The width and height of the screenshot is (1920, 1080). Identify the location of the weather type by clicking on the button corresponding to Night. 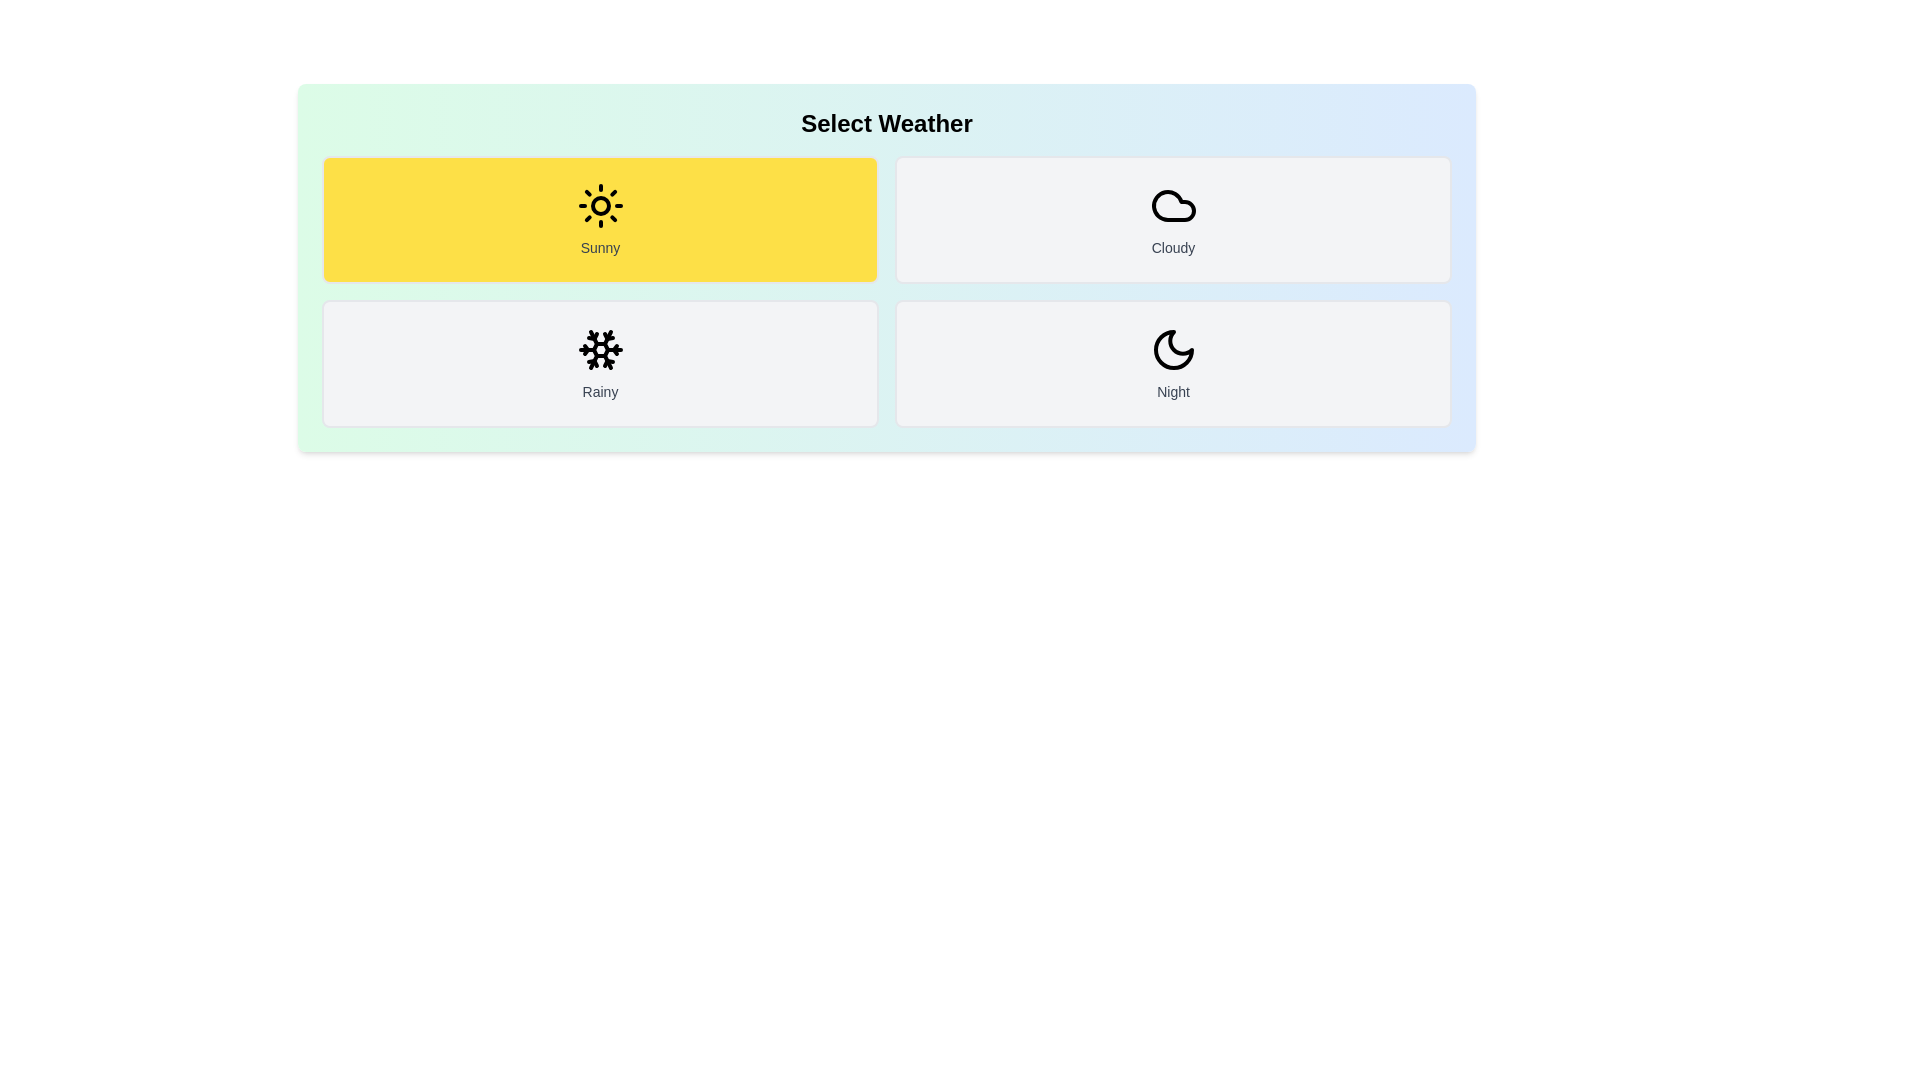
(1173, 363).